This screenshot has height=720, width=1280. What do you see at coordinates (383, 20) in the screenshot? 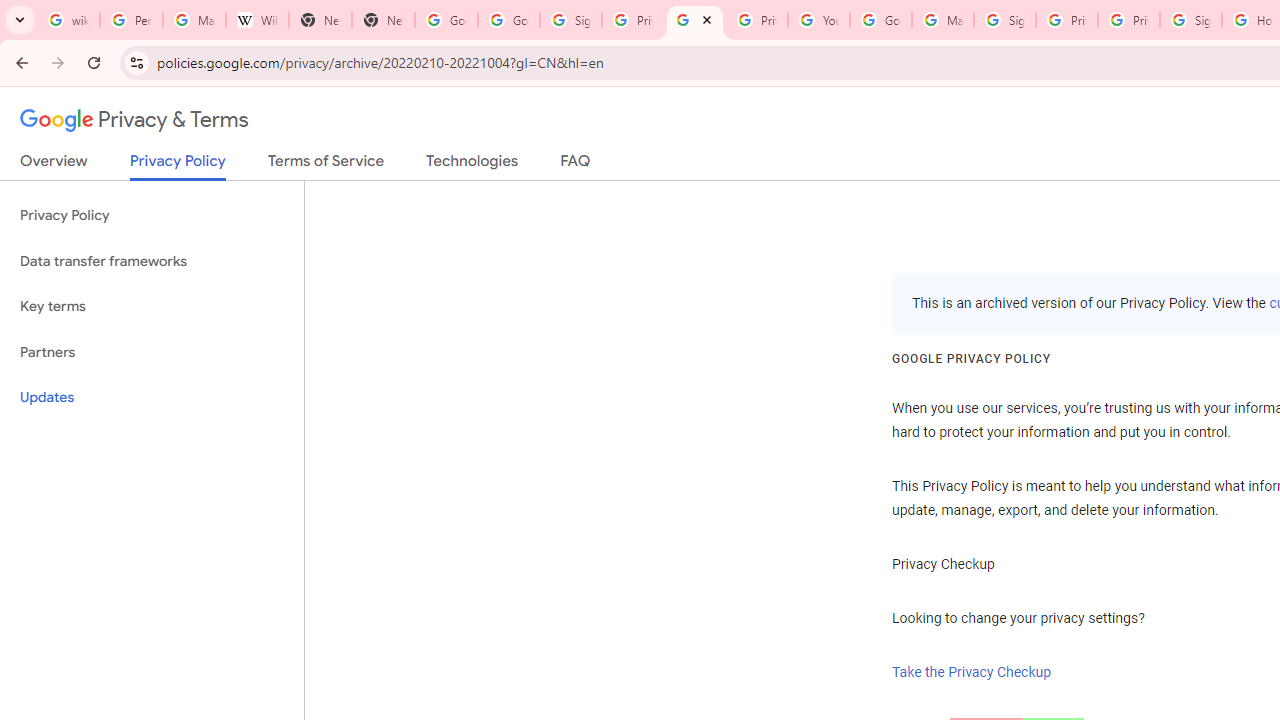
I see `'New Tab'` at bounding box center [383, 20].